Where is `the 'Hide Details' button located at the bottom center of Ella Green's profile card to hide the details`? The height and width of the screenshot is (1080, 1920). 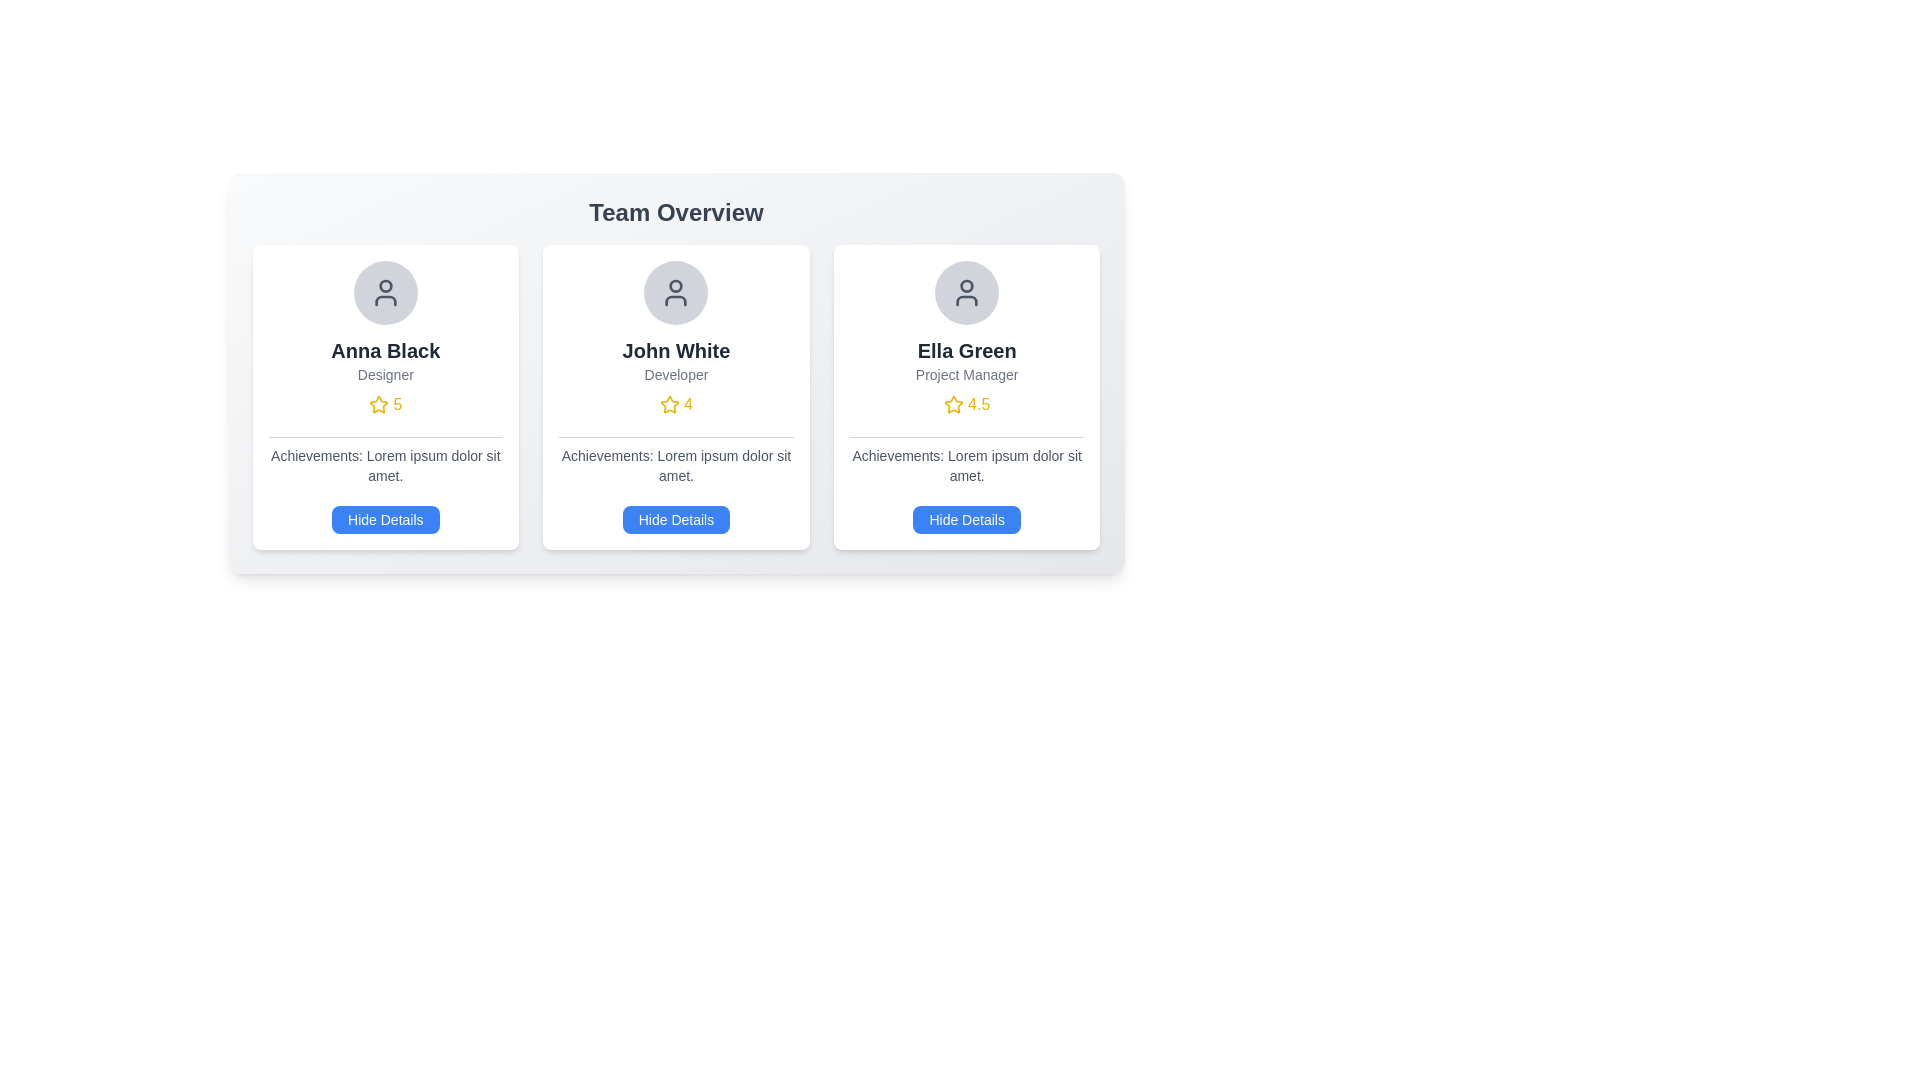
the 'Hide Details' button located at the bottom center of Ella Green's profile card to hide the details is located at coordinates (966, 519).